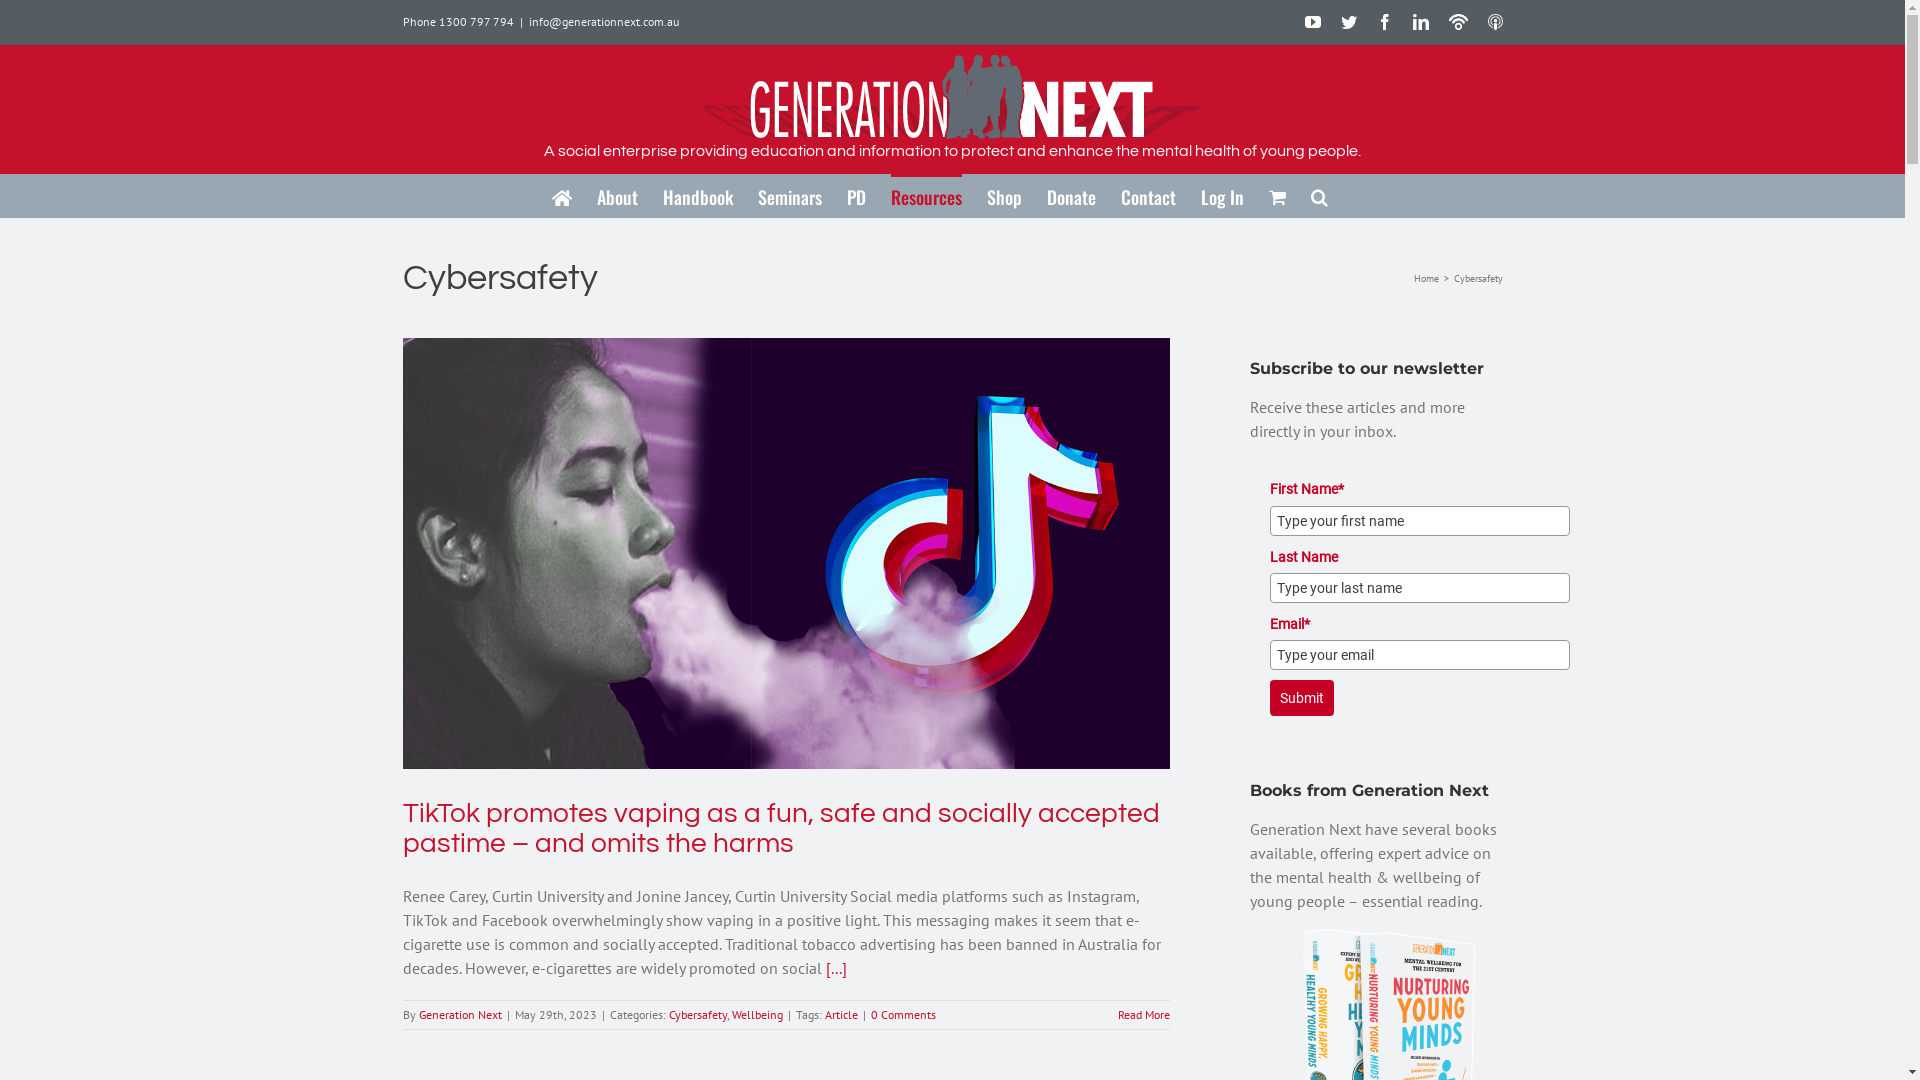  Describe the element at coordinates (616, 195) in the screenshot. I see `'About'` at that location.